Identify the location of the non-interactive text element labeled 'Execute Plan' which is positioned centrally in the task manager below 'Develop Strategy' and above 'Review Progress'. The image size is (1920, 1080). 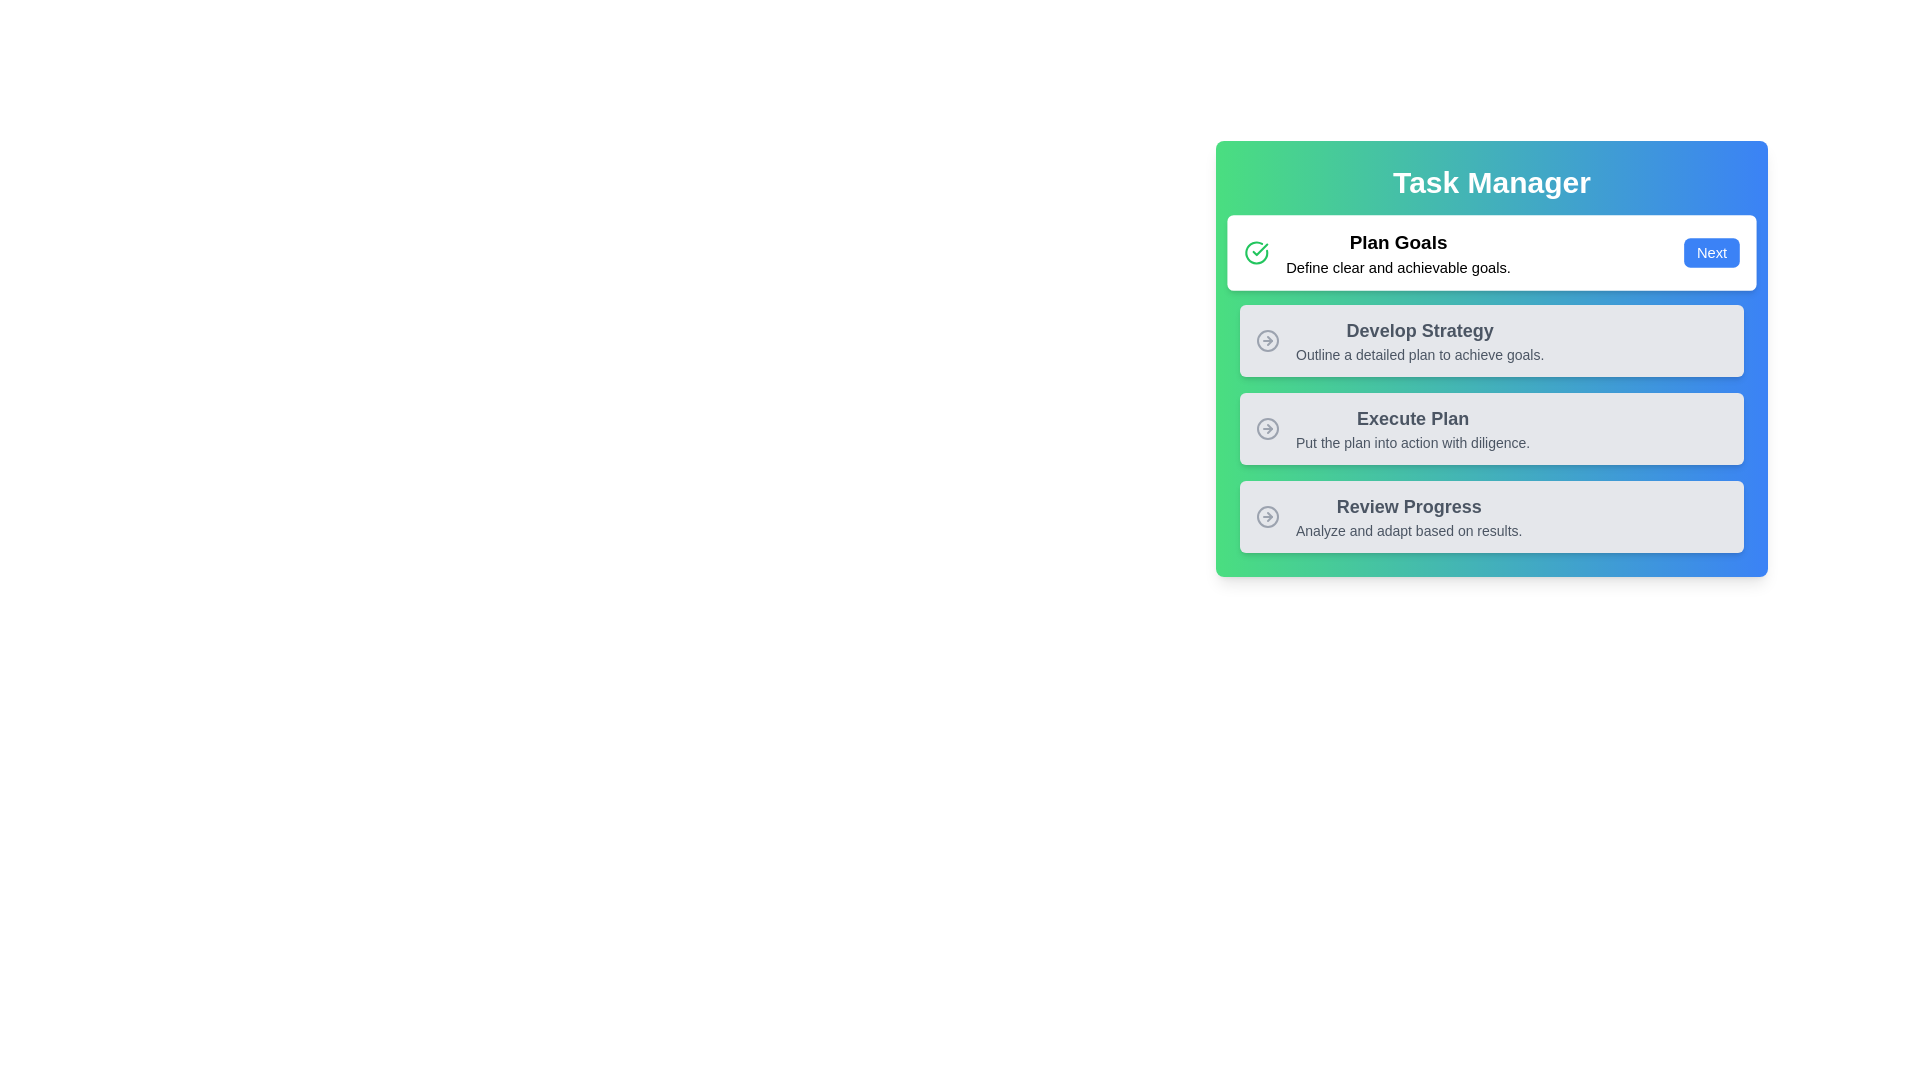
(1392, 427).